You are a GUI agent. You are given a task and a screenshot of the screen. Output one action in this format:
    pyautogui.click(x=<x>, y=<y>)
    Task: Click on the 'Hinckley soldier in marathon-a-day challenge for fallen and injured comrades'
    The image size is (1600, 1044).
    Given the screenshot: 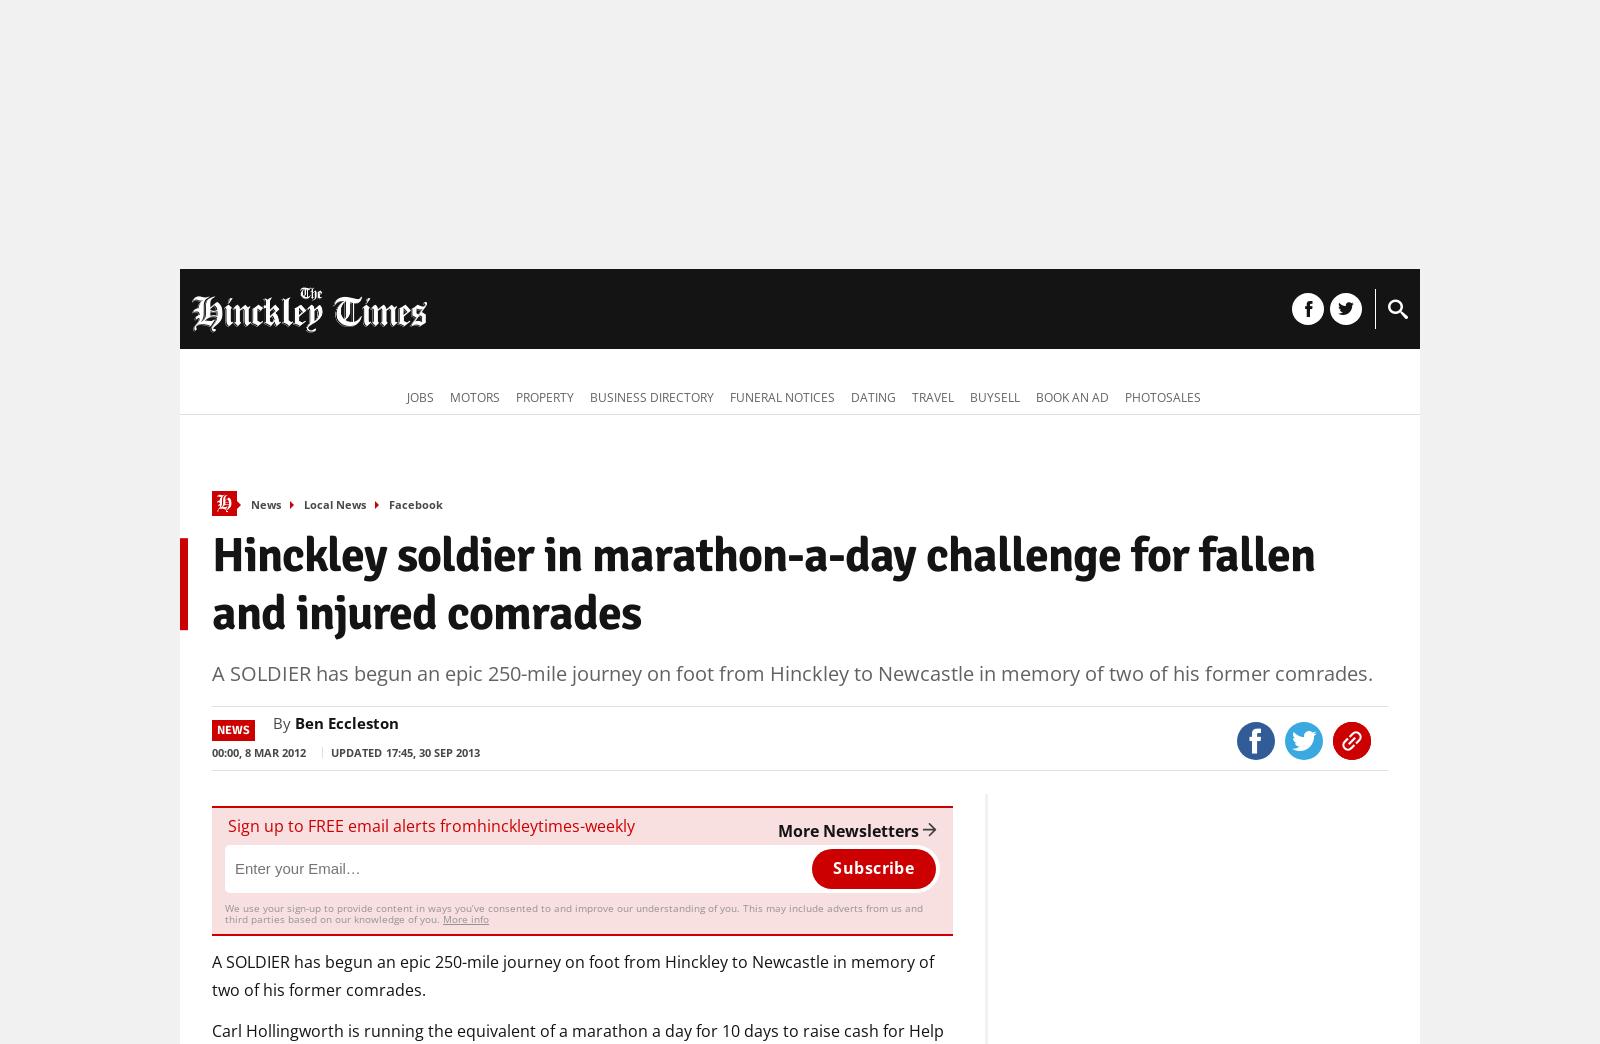 What is the action you would take?
    pyautogui.click(x=763, y=583)
    